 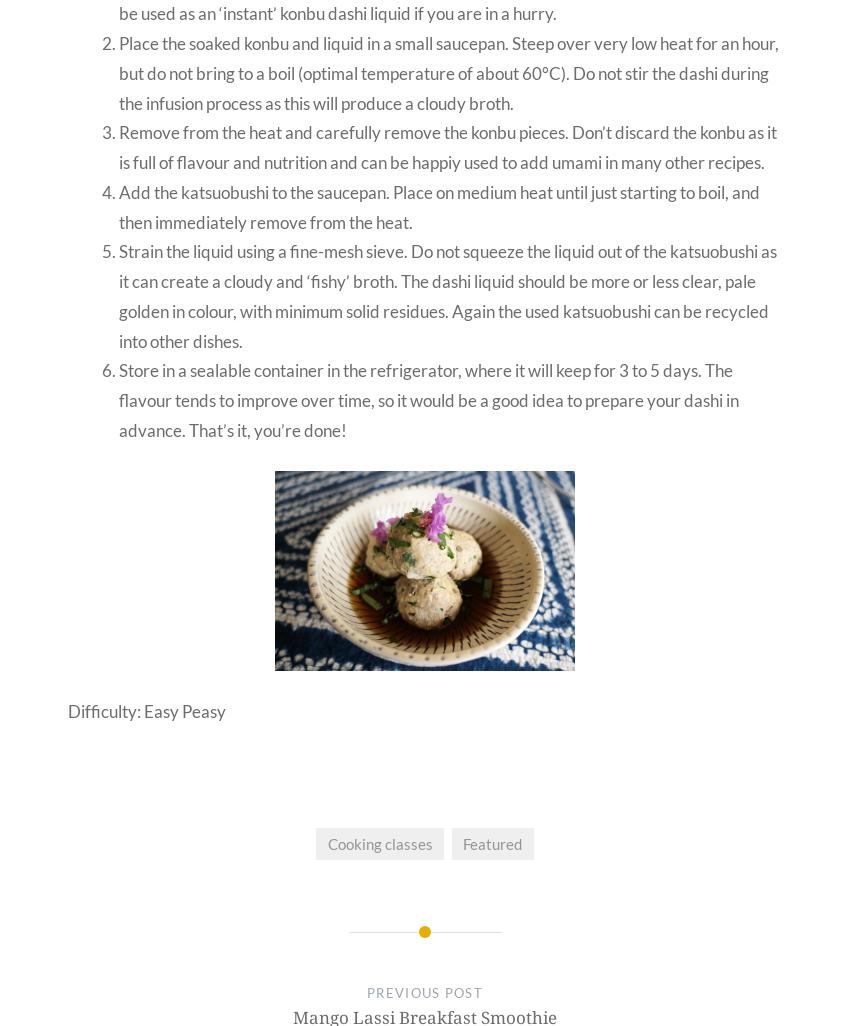 What do you see at coordinates (378, 842) in the screenshot?
I see `'Cooking classes'` at bounding box center [378, 842].